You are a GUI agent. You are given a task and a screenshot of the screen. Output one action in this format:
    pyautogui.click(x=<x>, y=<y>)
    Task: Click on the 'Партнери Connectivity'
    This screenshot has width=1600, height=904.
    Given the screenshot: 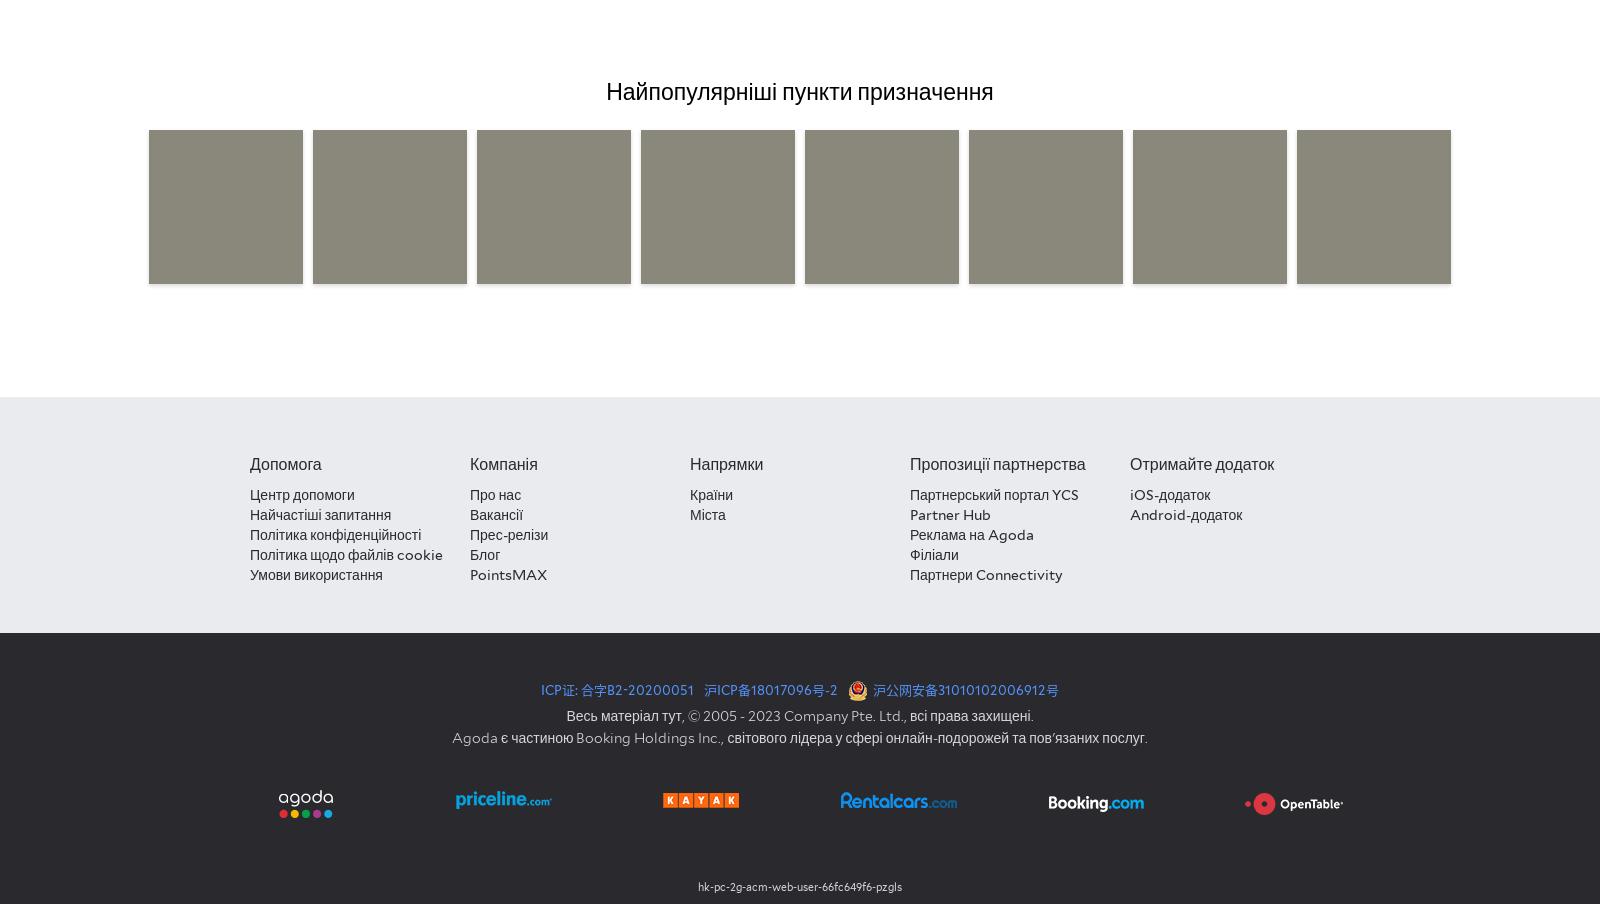 What is the action you would take?
    pyautogui.click(x=984, y=573)
    